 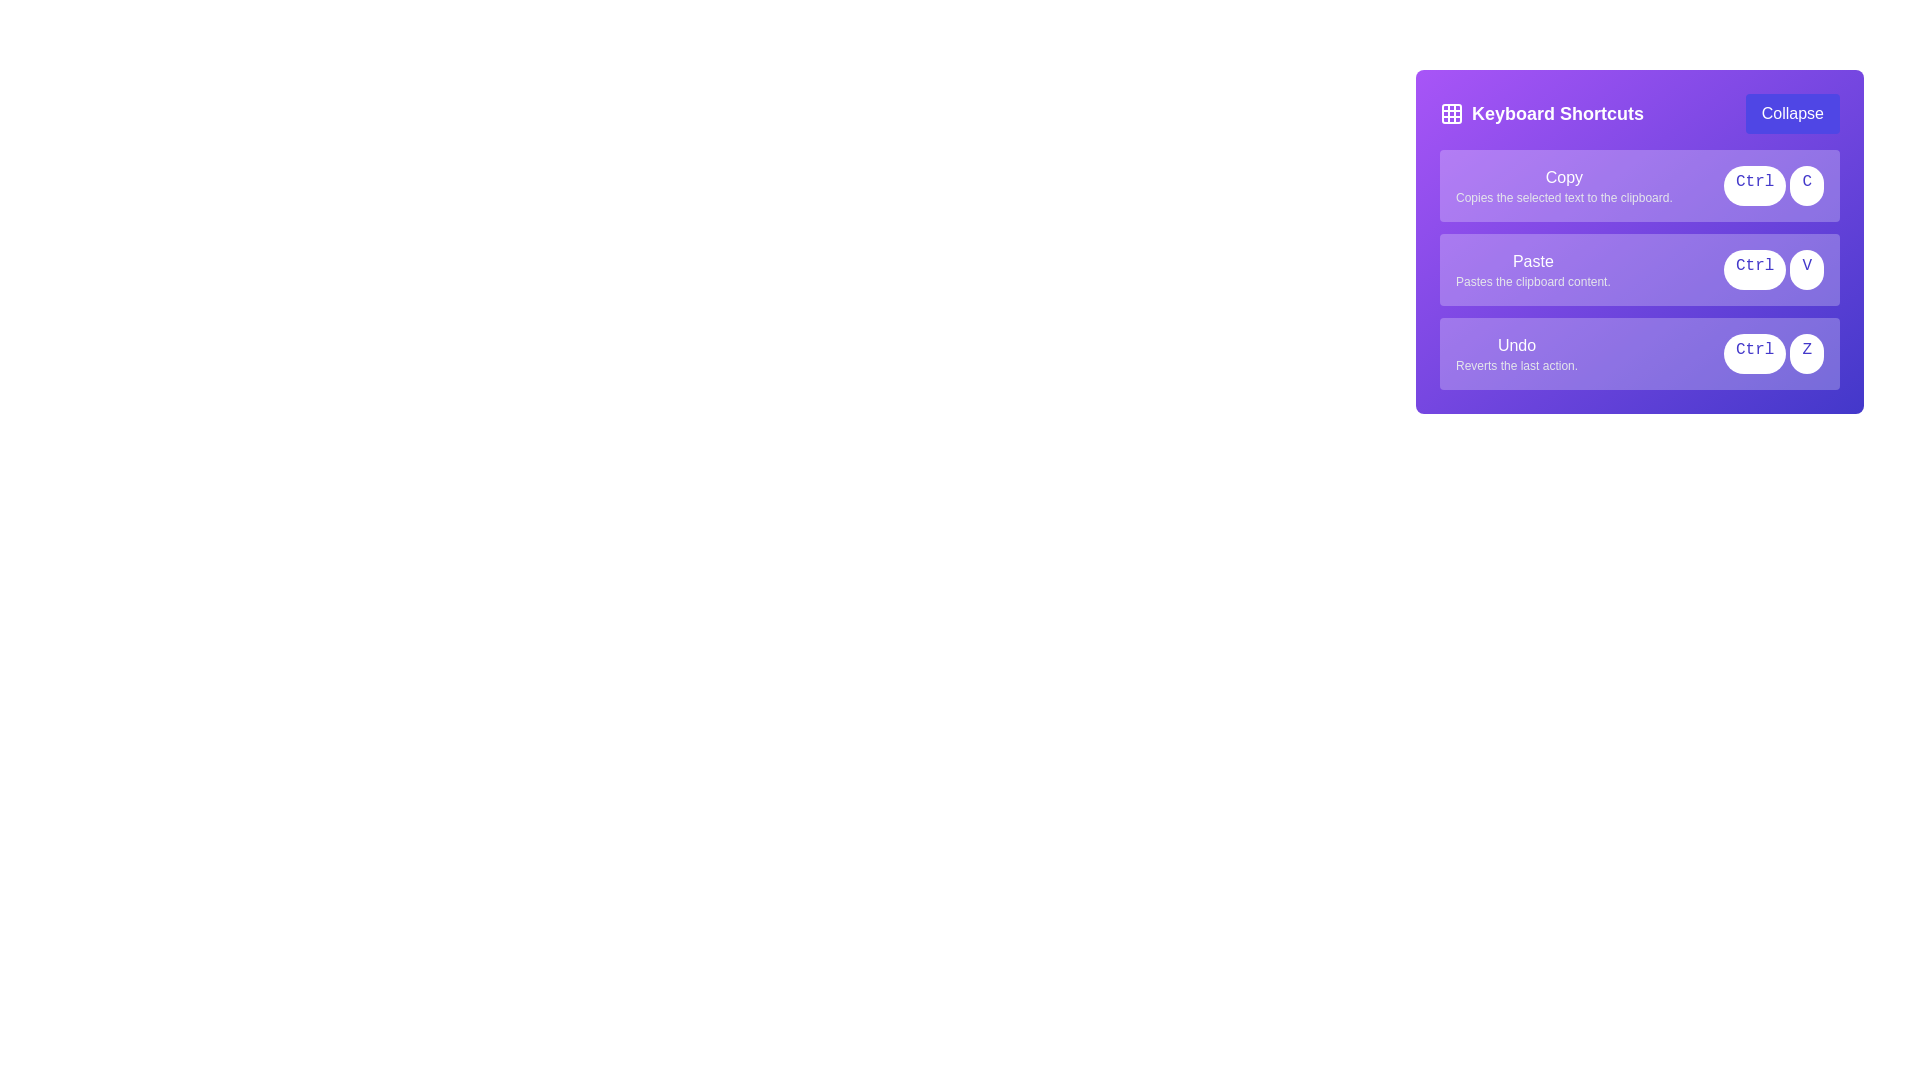 I want to click on the text label indicating the keyboard shortcut for 'Ctrl + V', which is located within a vertical list of shortcut commands in a purple panel, positioned below the 'Copy' command and above the 'Undo' command, so click(x=1532, y=270).